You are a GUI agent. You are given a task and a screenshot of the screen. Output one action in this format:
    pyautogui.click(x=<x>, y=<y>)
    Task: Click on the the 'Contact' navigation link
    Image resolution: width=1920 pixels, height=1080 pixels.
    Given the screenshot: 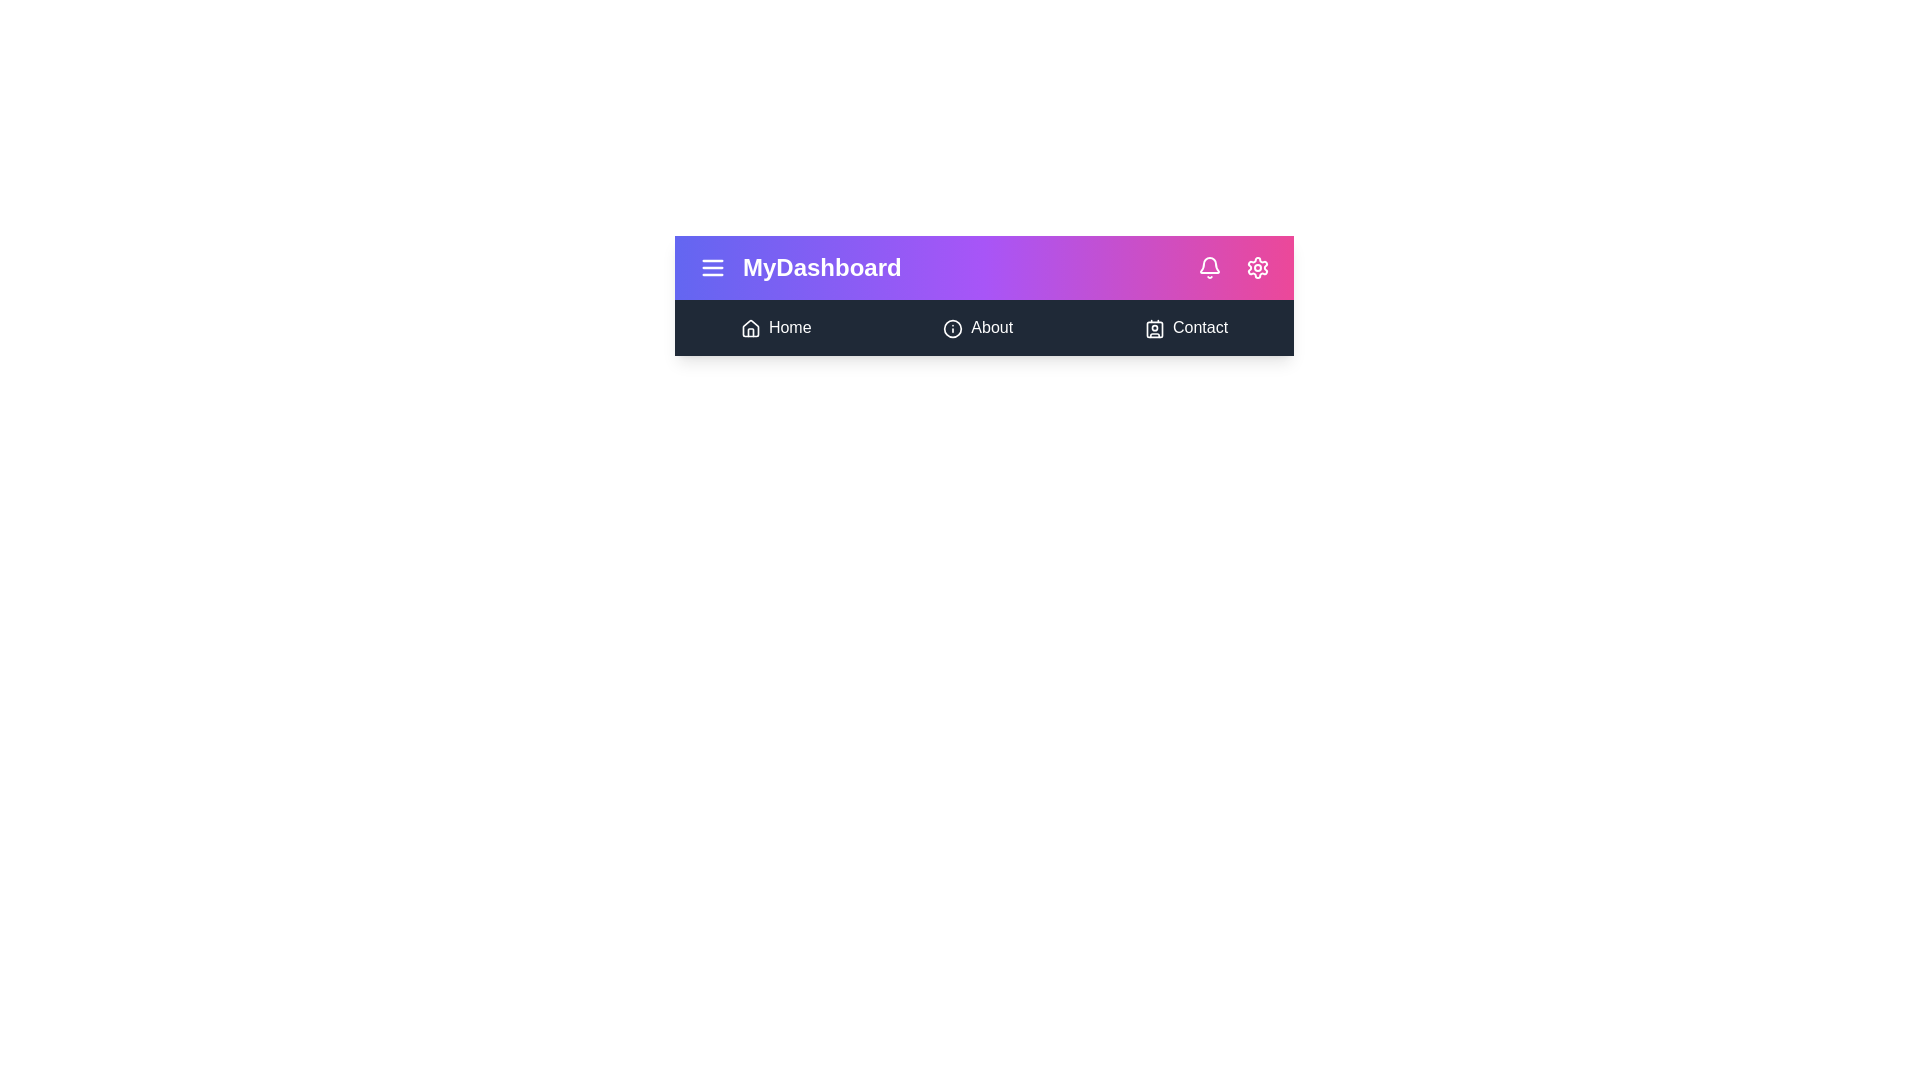 What is the action you would take?
    pyautogui.click(x=1185, y=326)
    